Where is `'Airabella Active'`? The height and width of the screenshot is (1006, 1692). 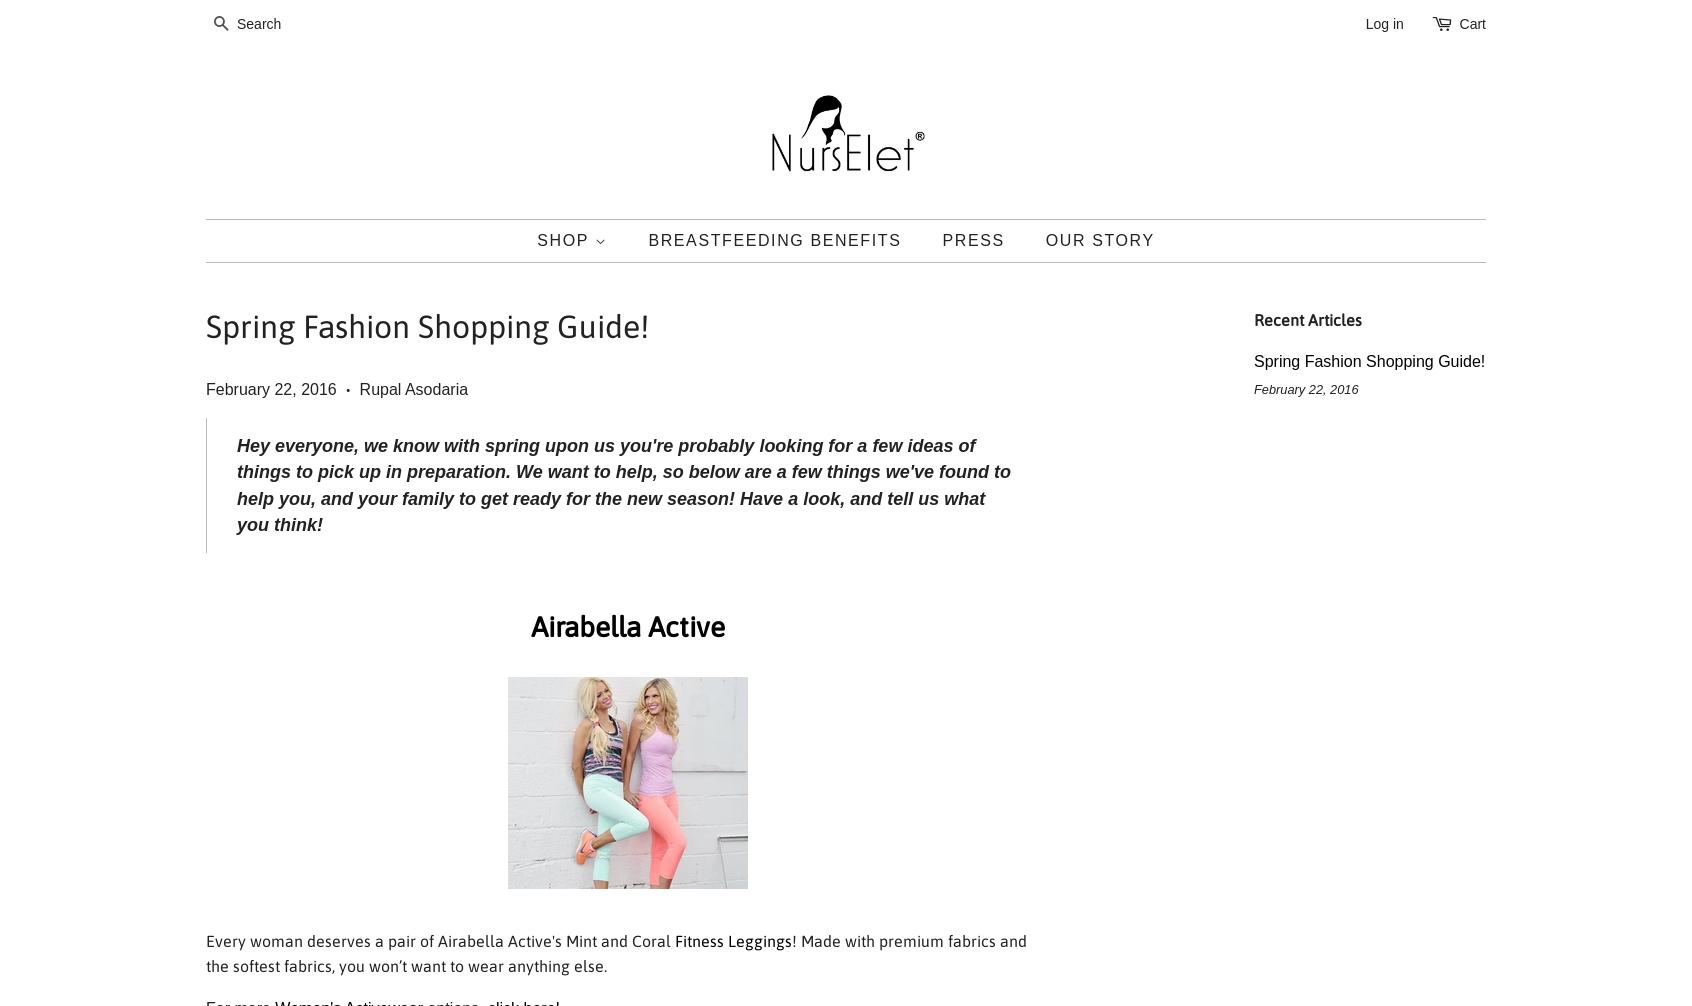
'Airabella Active' is located at coordinates (626, 626).